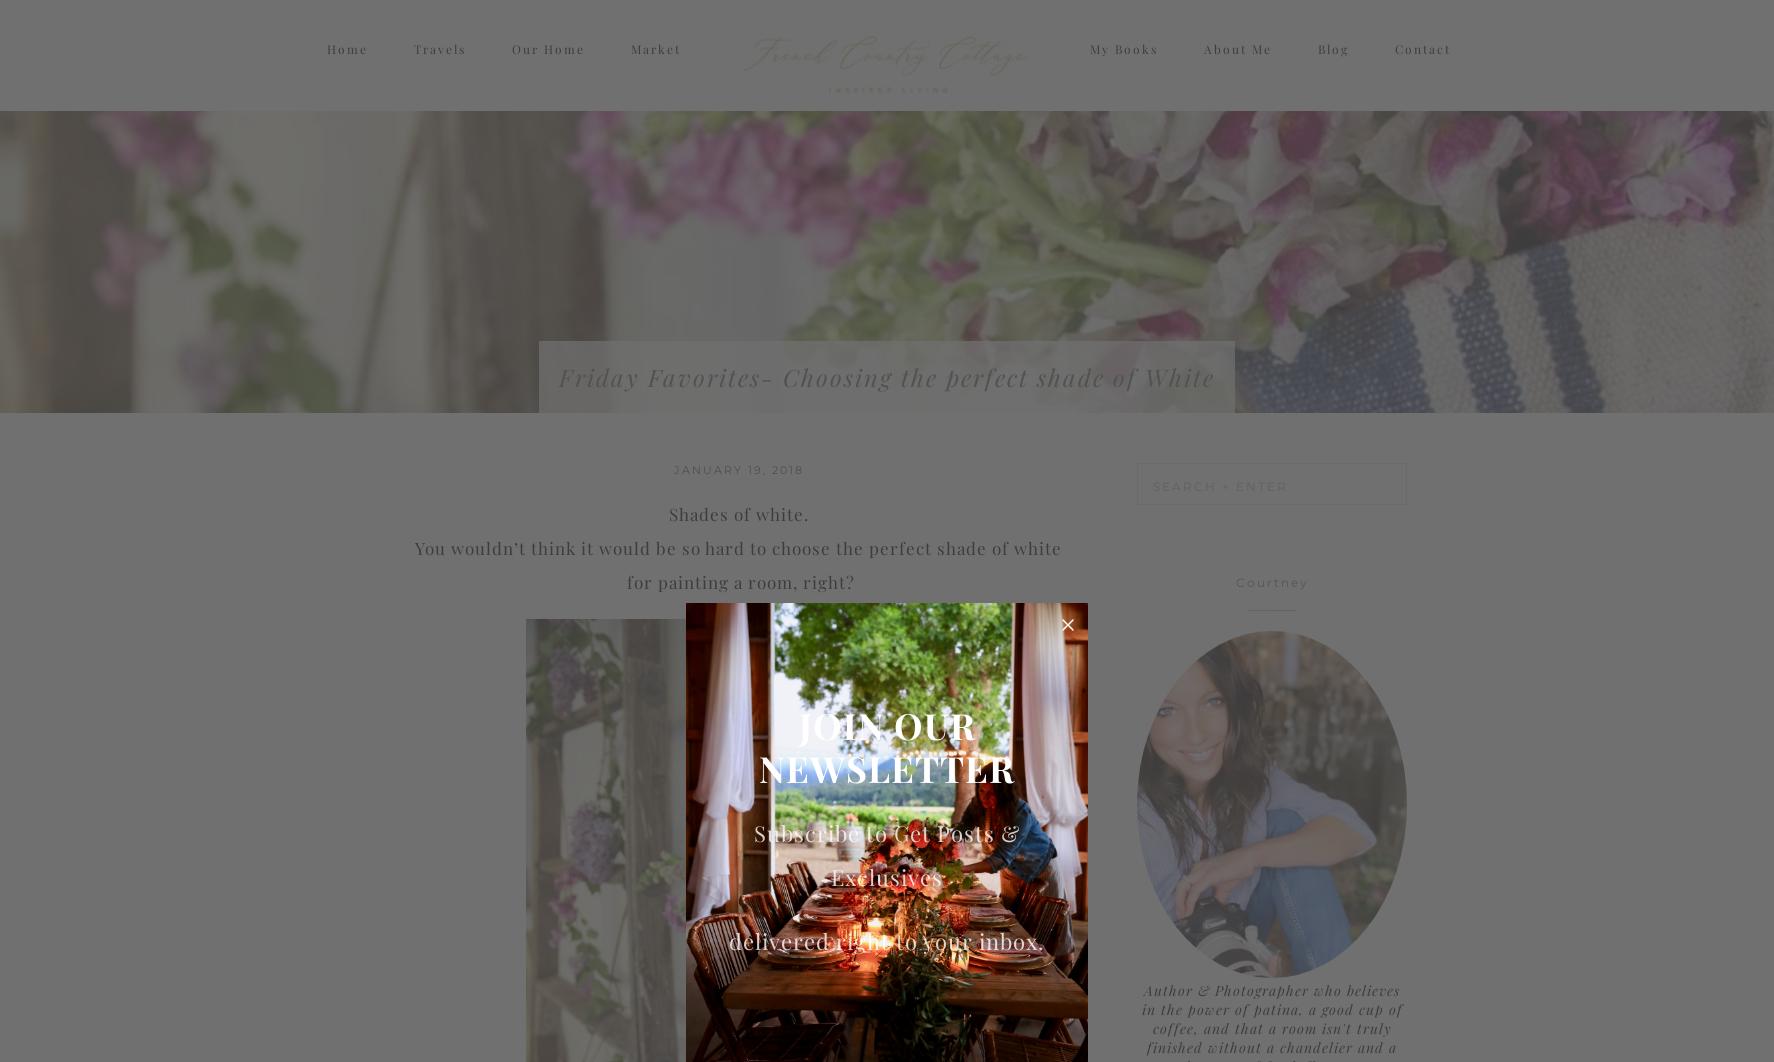  I want to click on 'My Books', so click(1121, 67).